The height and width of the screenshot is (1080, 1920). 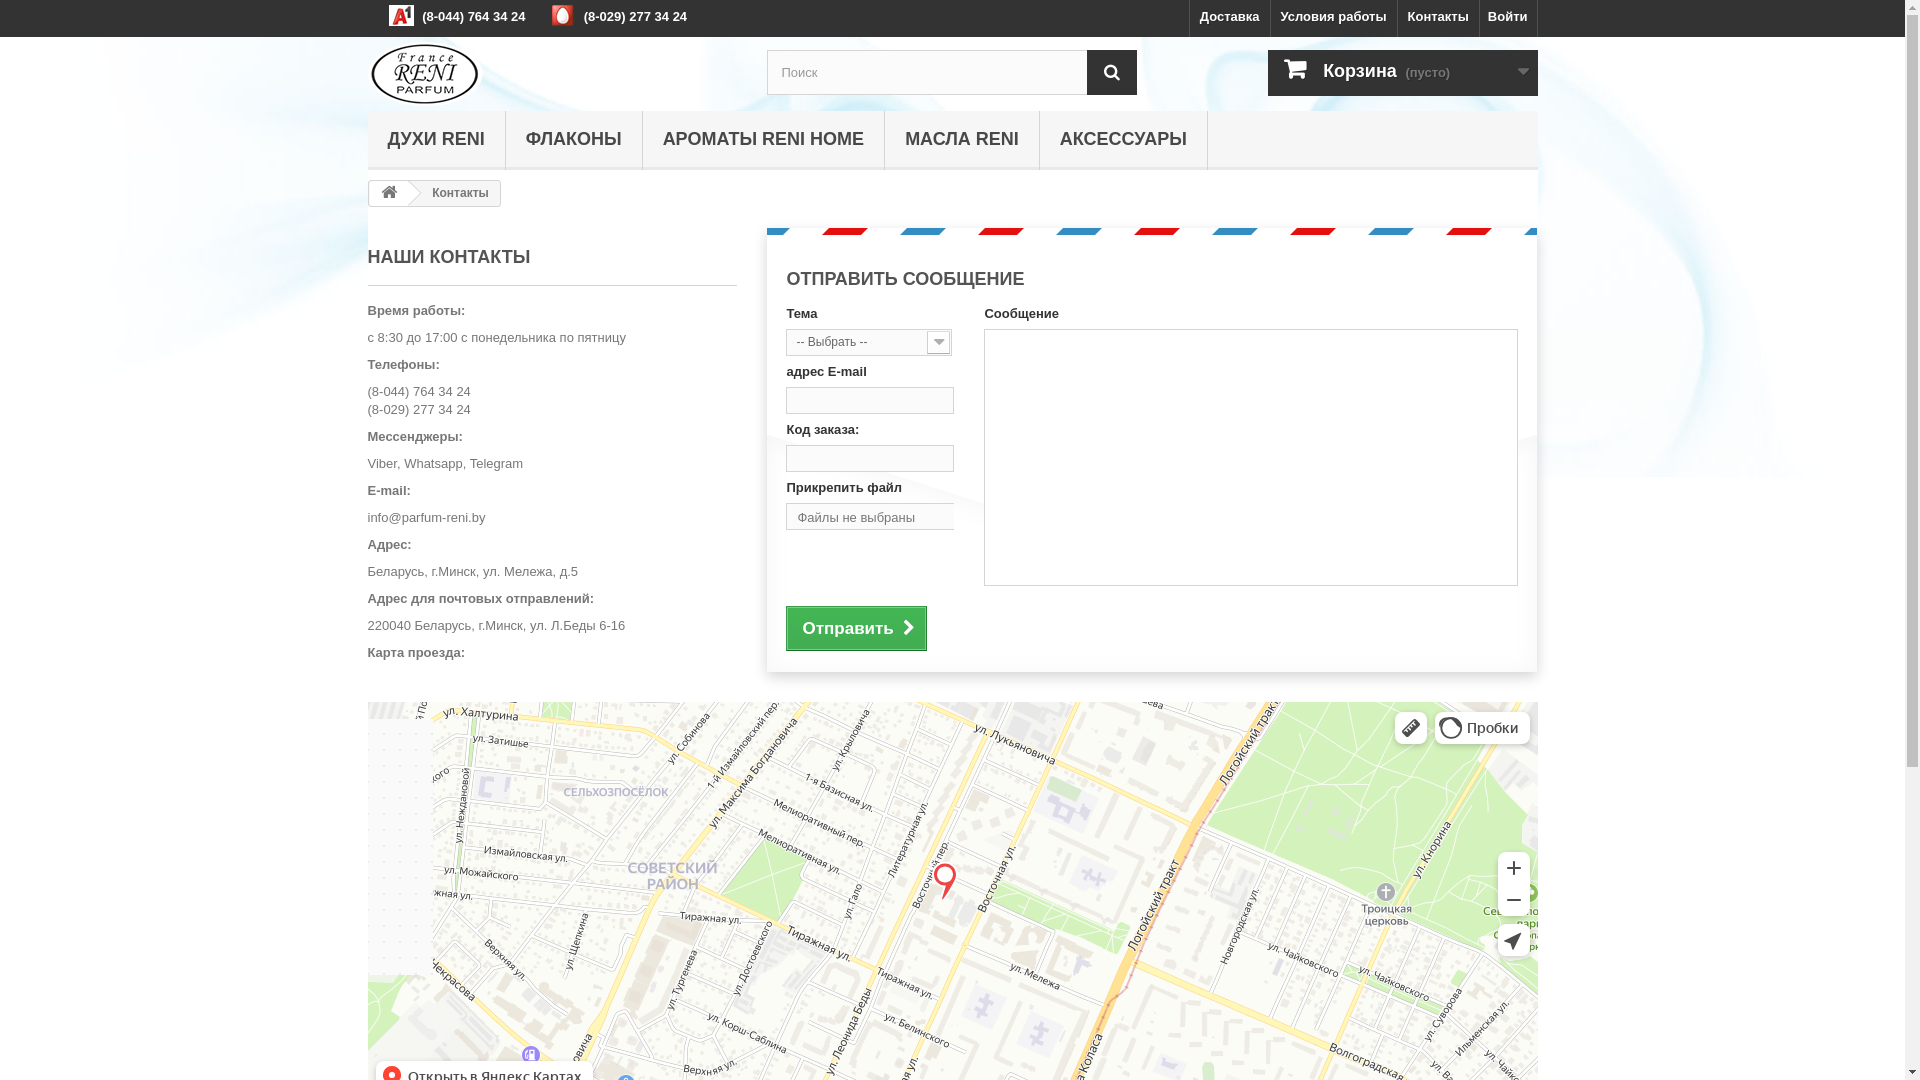 What do you see at coordinates (496, 463) in the screenshot?
I see `'Telegram'` at bounding box center [496, 463].